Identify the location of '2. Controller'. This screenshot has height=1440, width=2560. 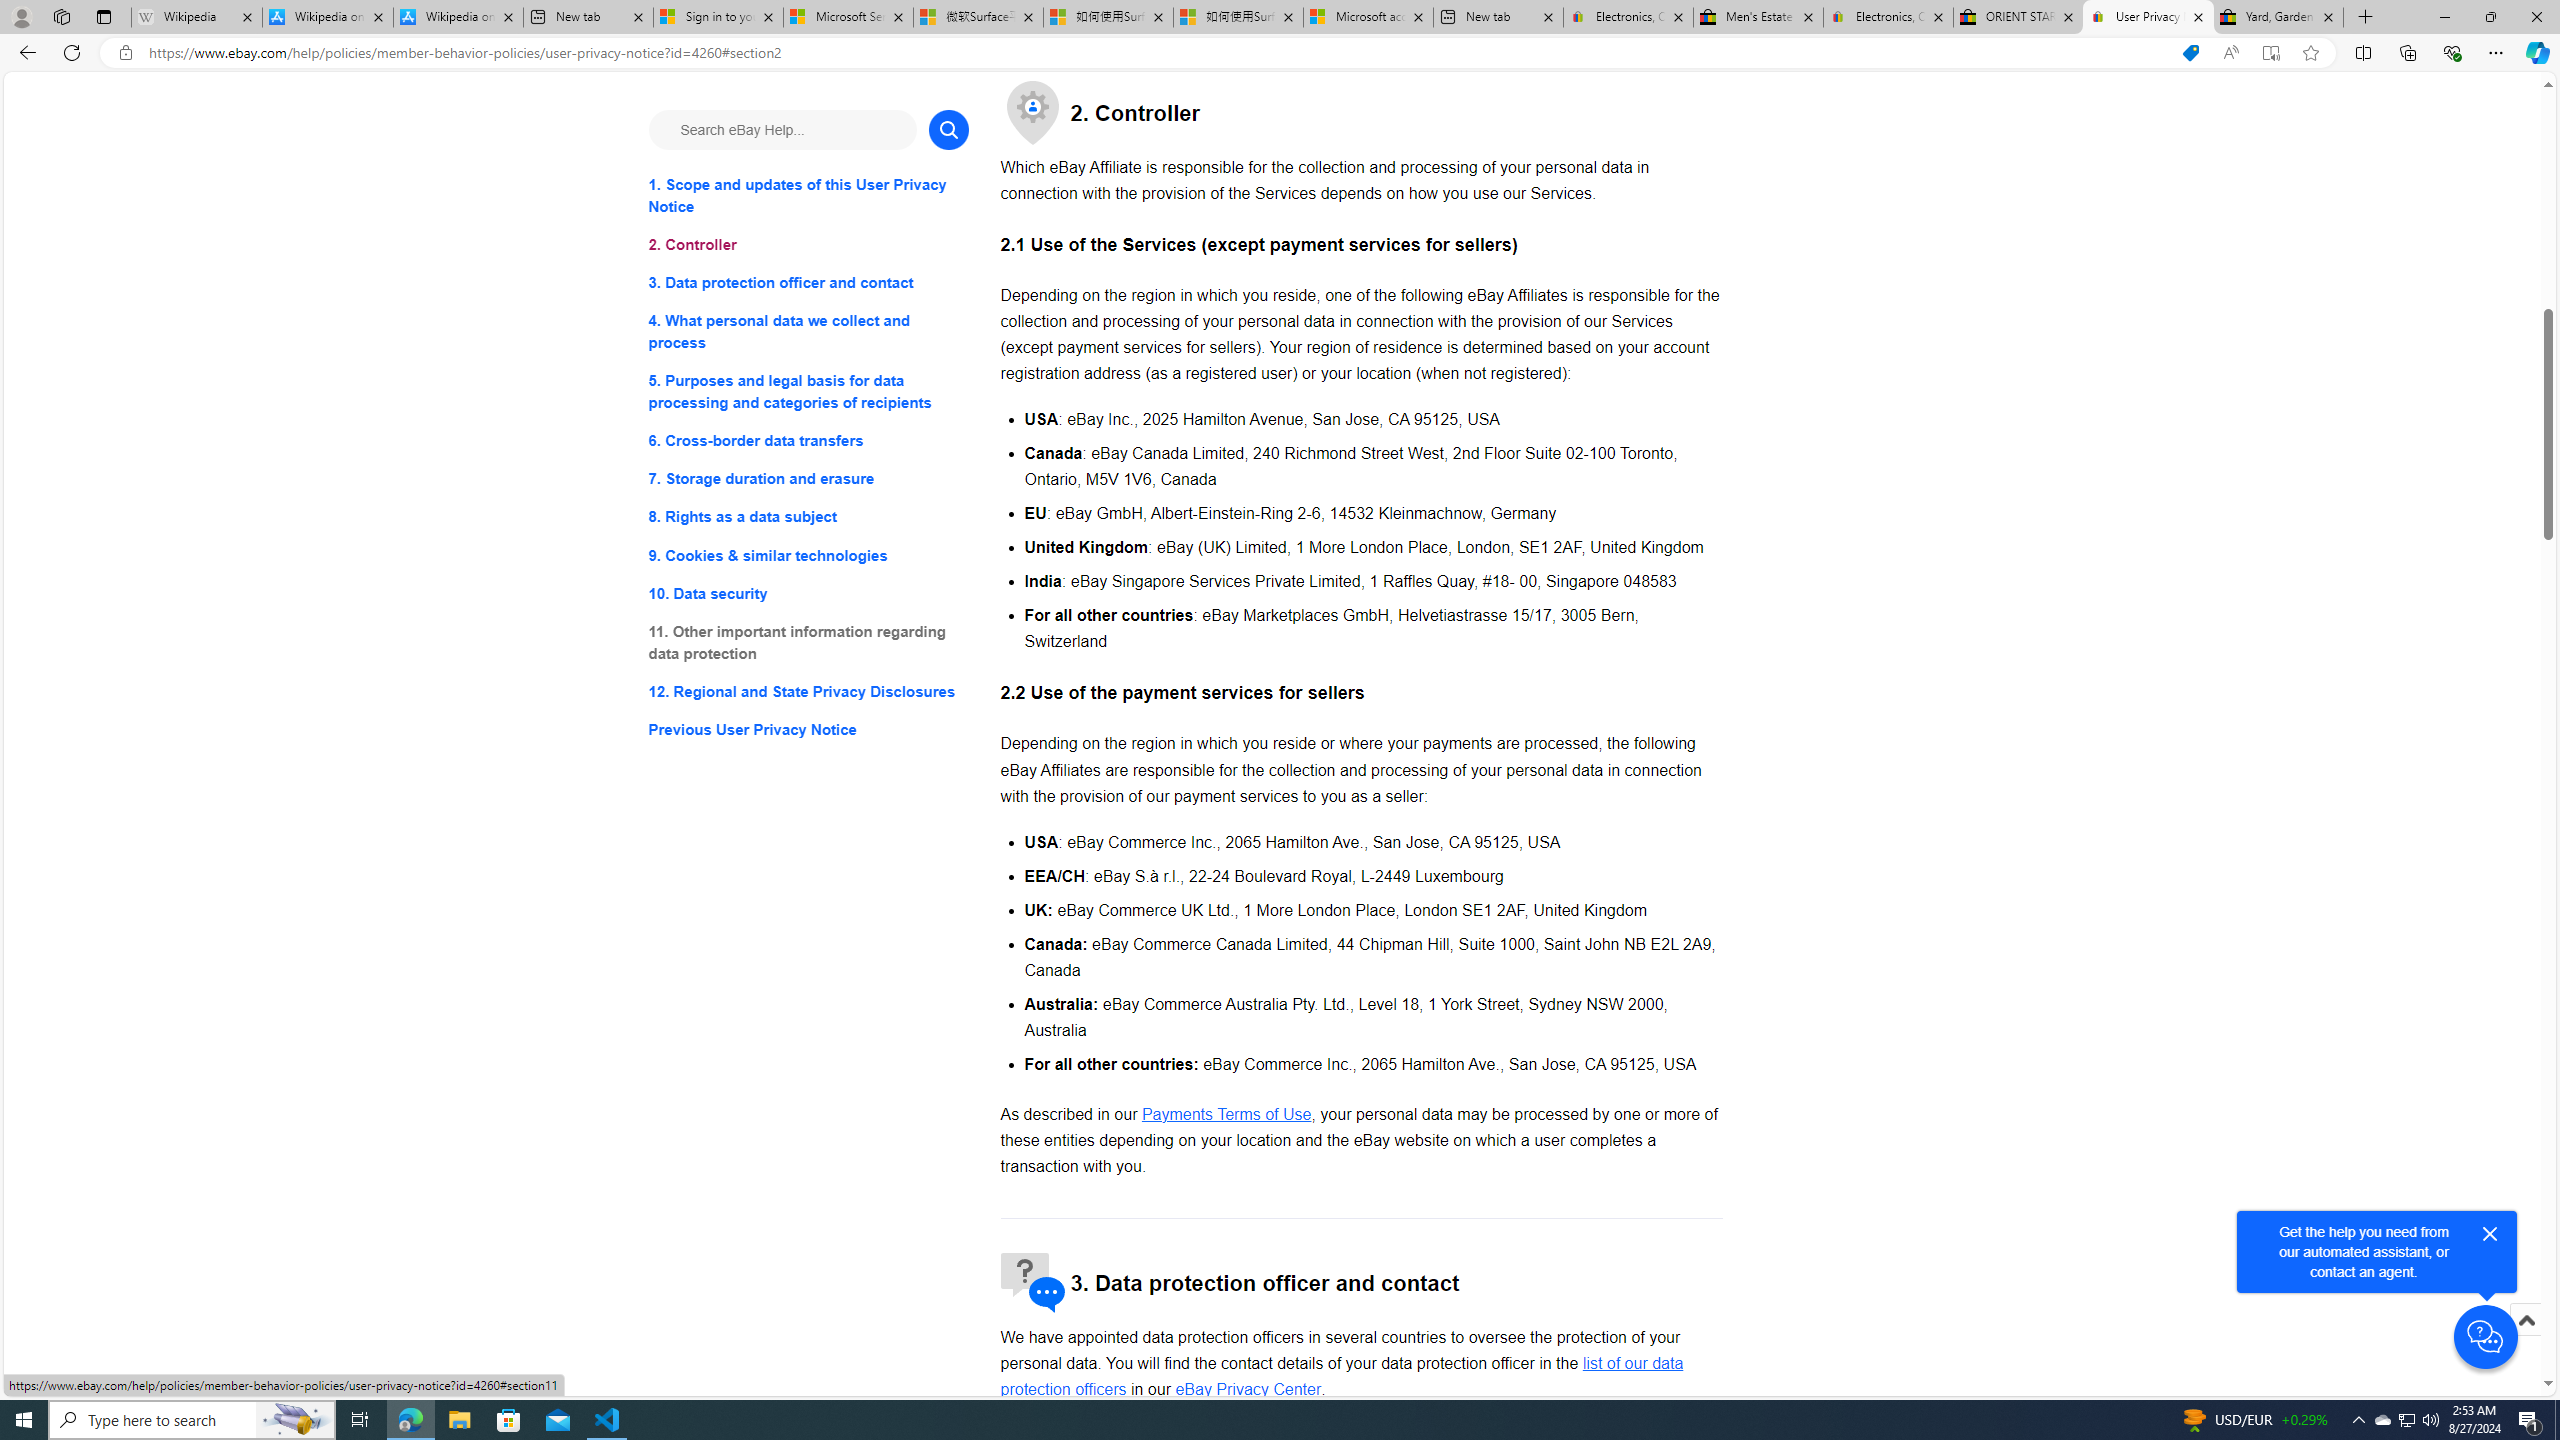
(807, 244).